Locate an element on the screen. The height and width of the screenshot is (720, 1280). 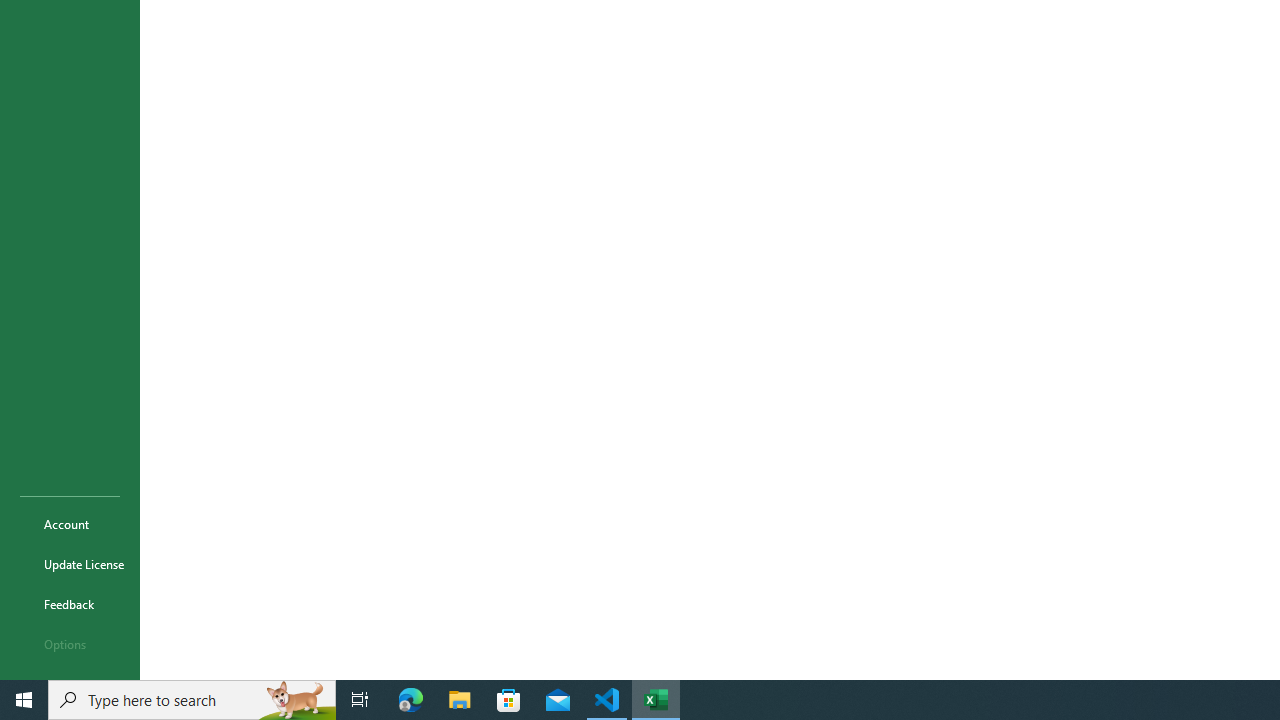
'Excel - 1 running window' is located at coordinates (656, 698).